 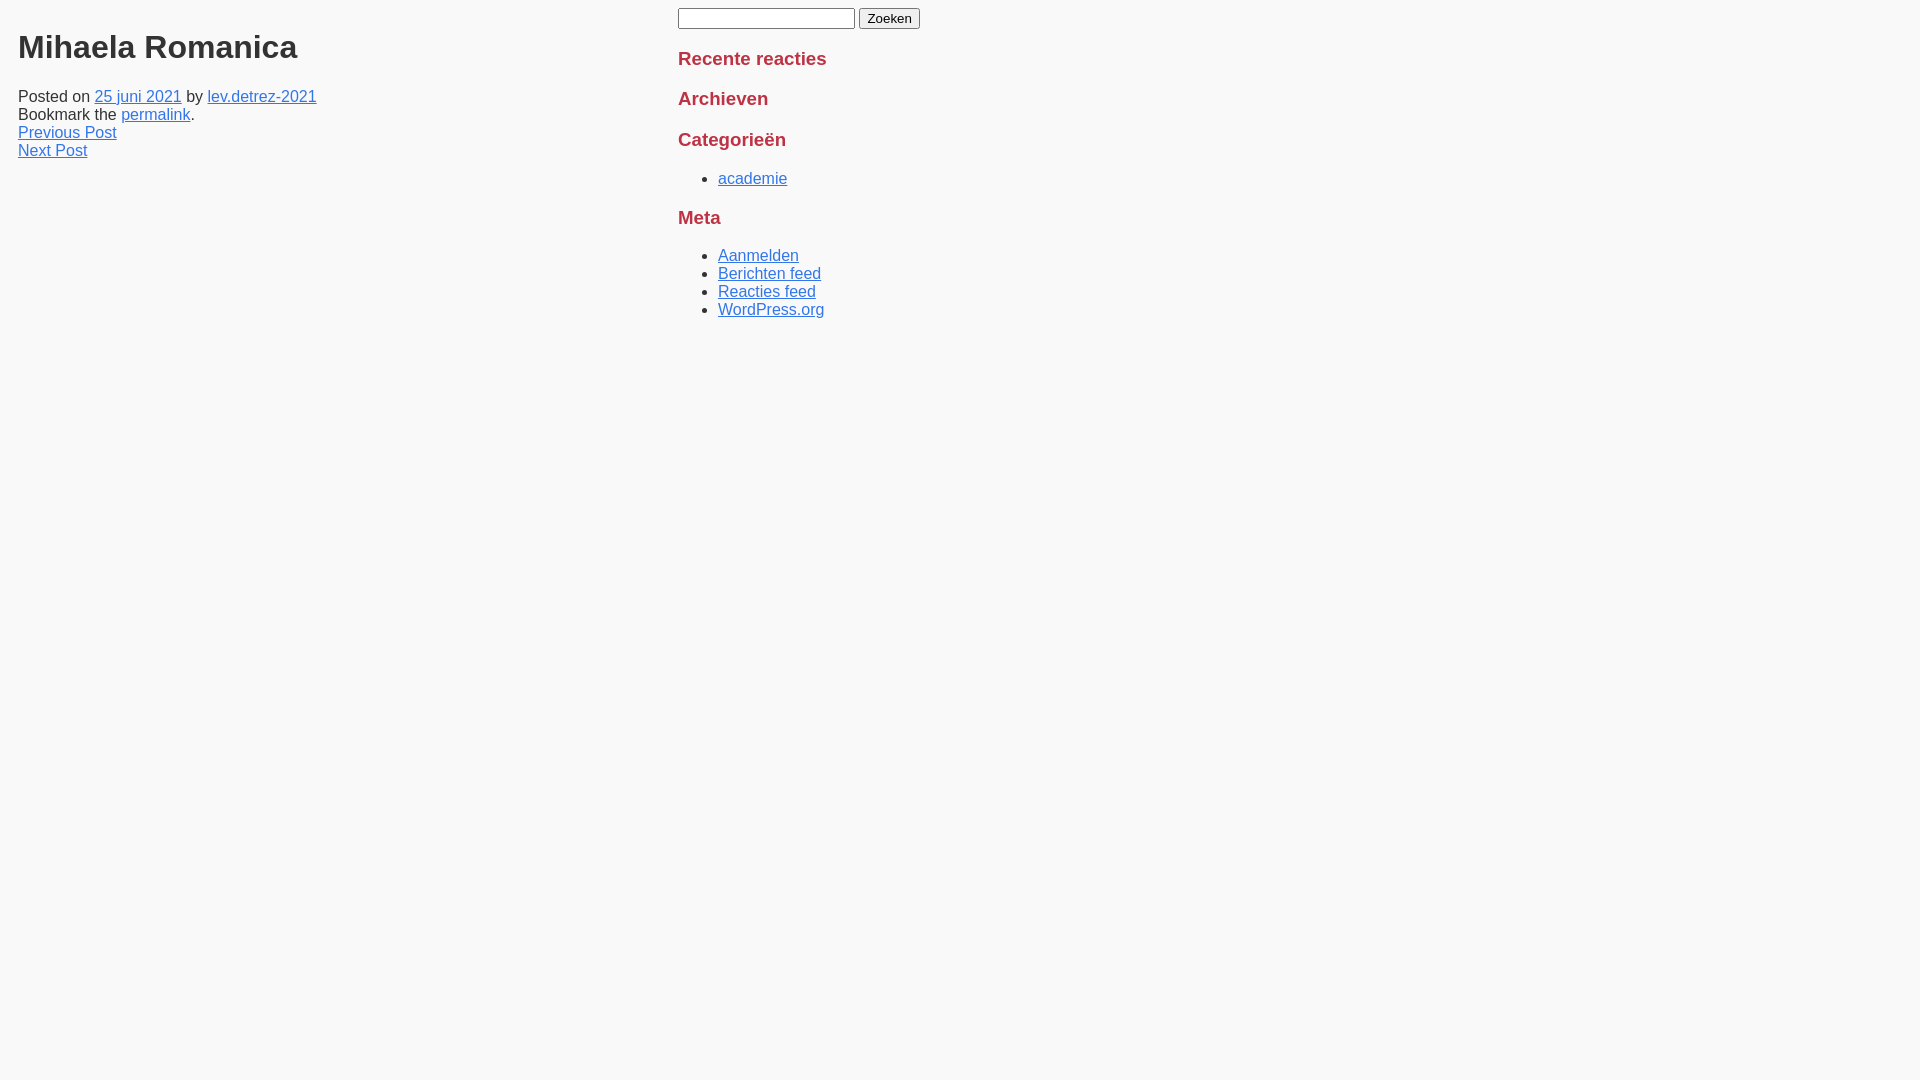 I want to click on 'permalink', so click(x=119, y=114).